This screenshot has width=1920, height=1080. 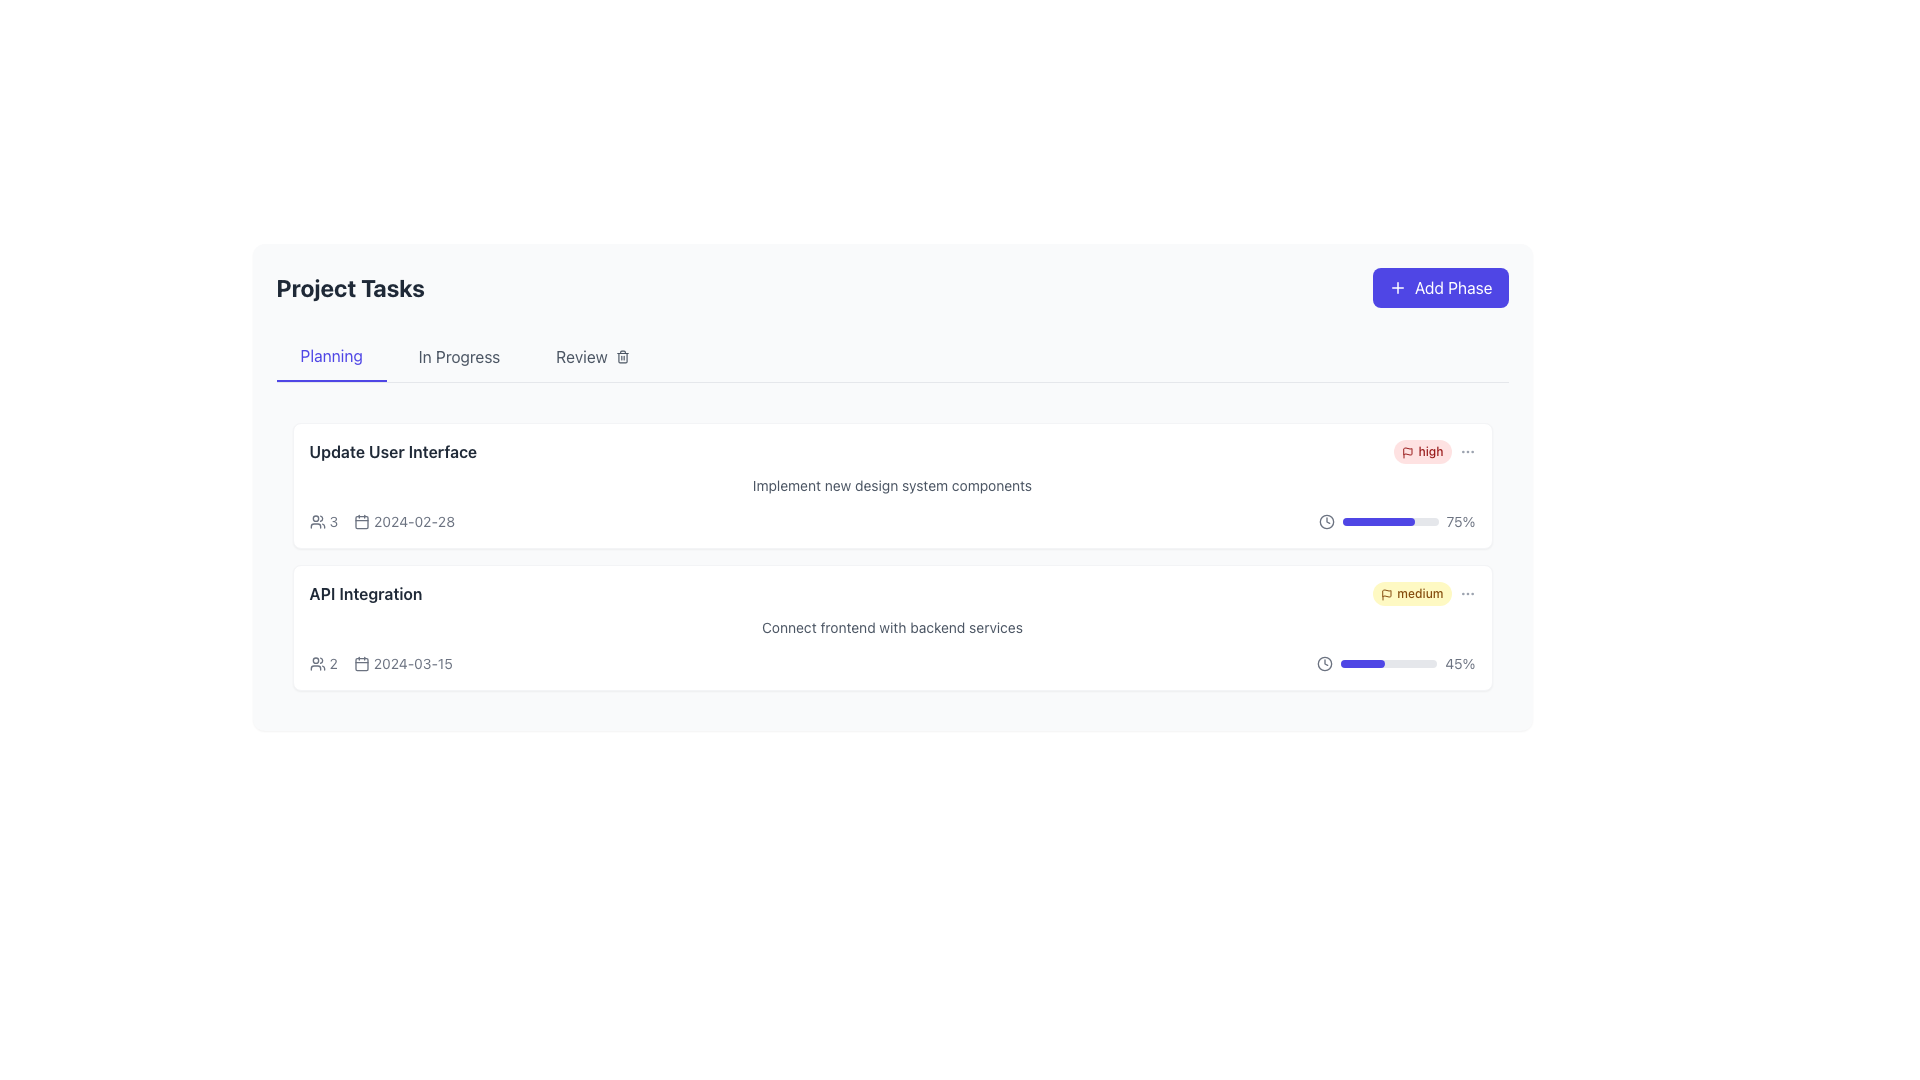 What do you see at coordinates (1326, 520) in the screenshot?
I see `the decorative circular outer border of the clock icon adjacent to the 'API Integration' task` at bounding box center [1326, 520].